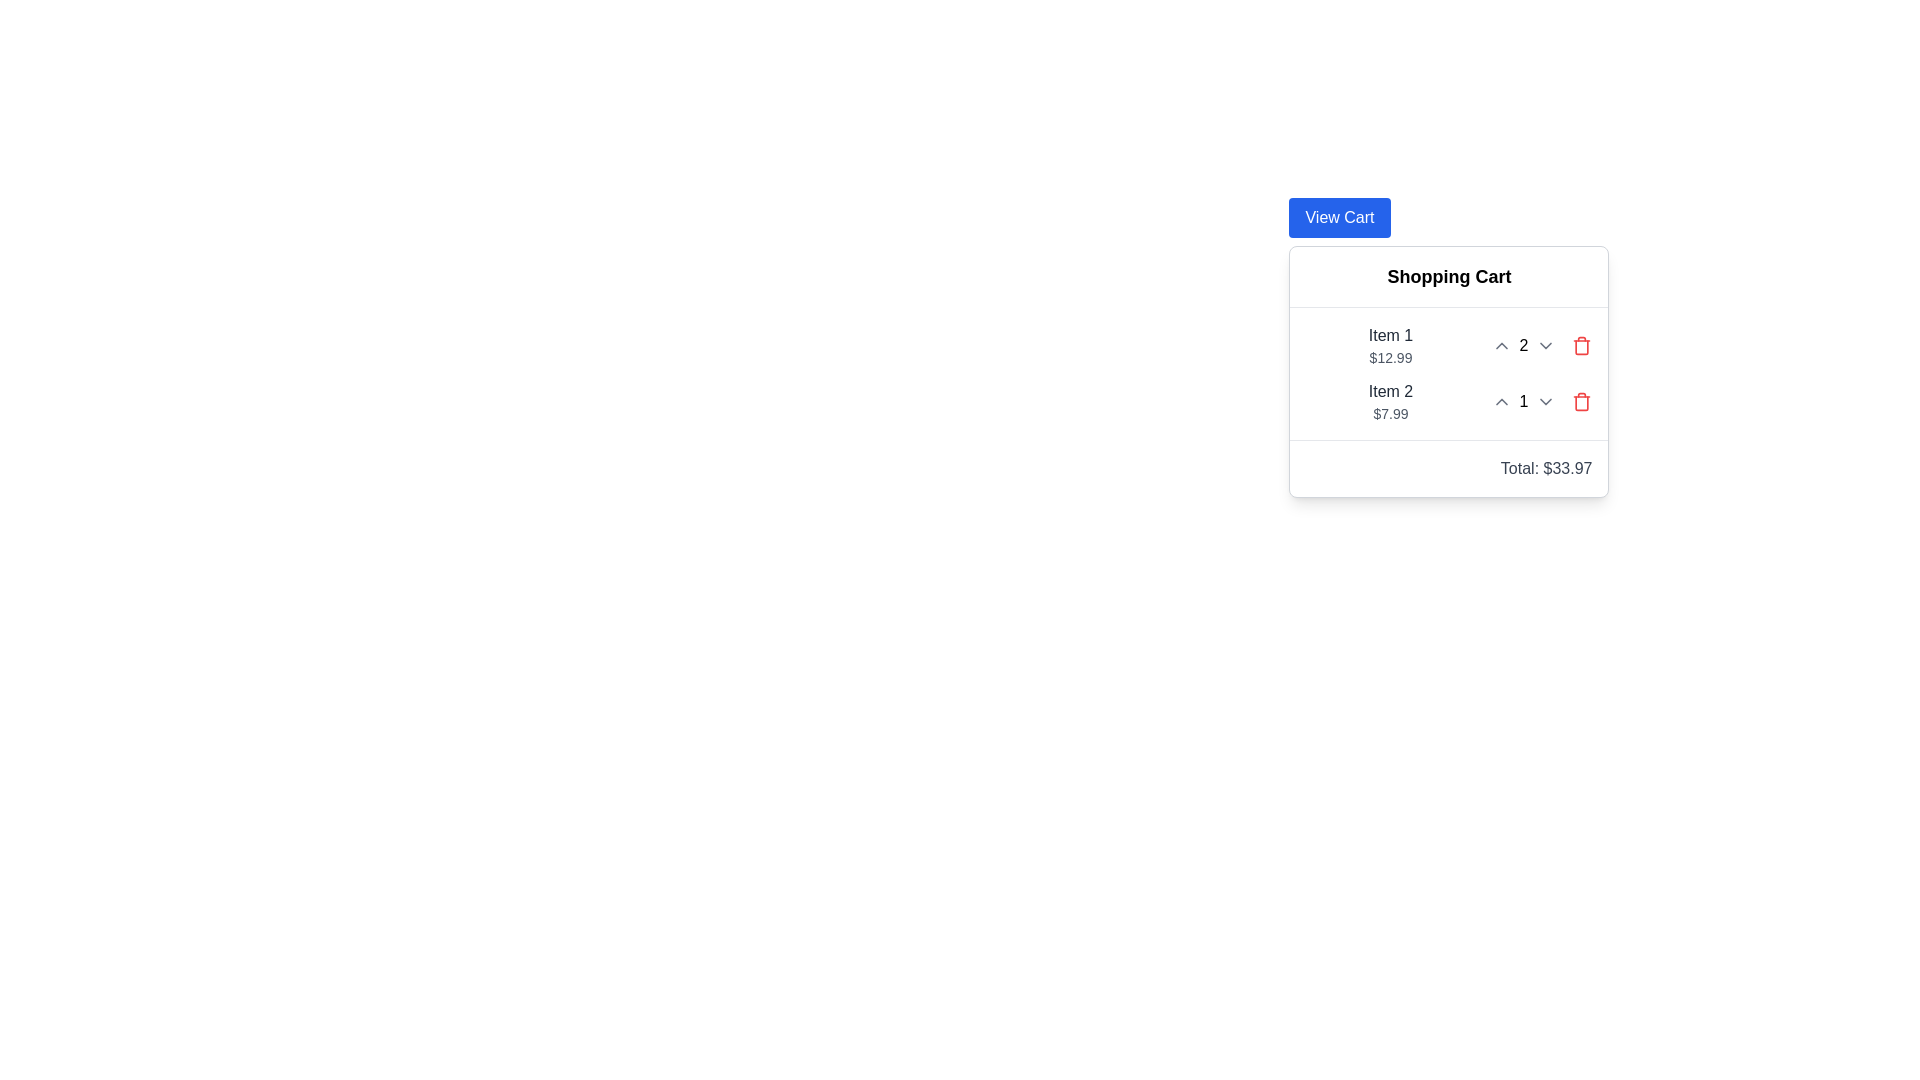 This screenshot has height=1080, width=1920. Describe the element at coordinates (1390, 412) in the screenshot. I see `the static text displaying the price '$7.99', which is styled in a small font and gray color, located below the label 'Item 2' in the shopping cart interface` at that location.